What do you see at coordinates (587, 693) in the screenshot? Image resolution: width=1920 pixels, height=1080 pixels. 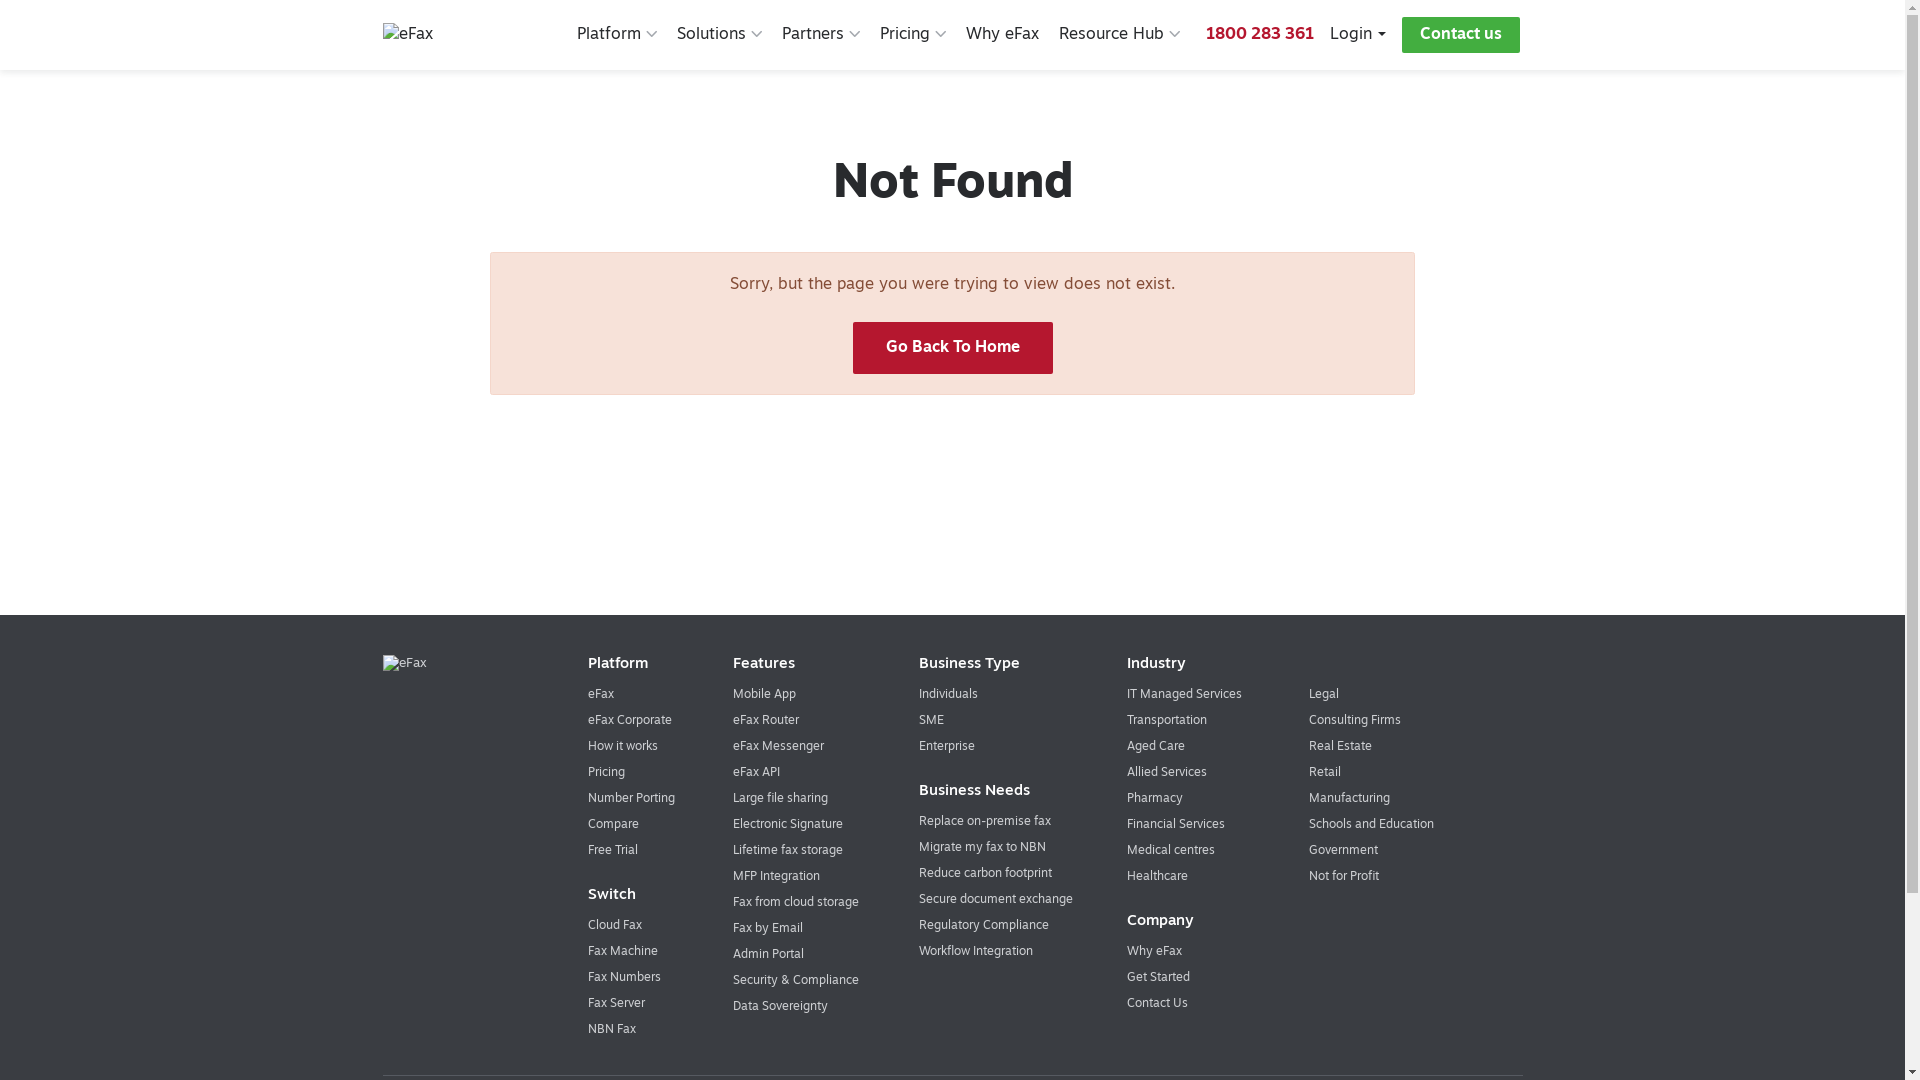 I see `'eFax'` at bounding box center [587, 693].